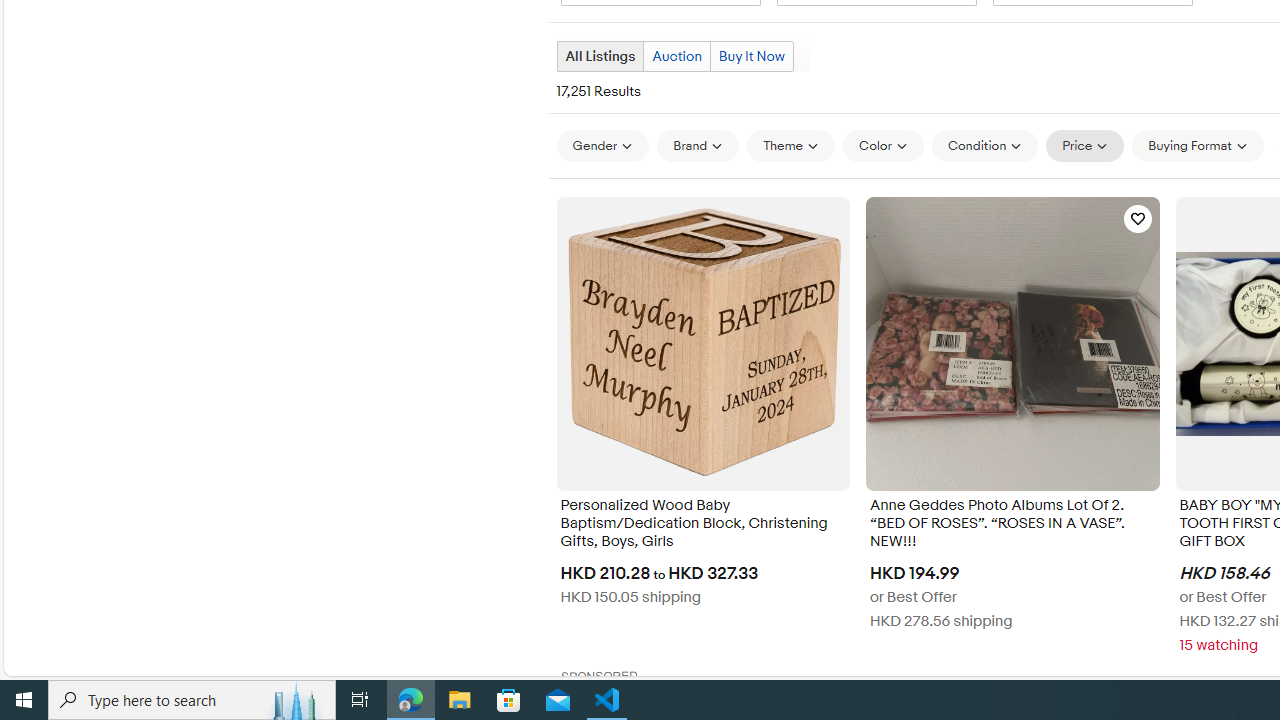 The height and width of the screenshot is (720, 1280). Describe the element at coordinates (984, 145) in the screenshot. I see `'Condition'` at that location.